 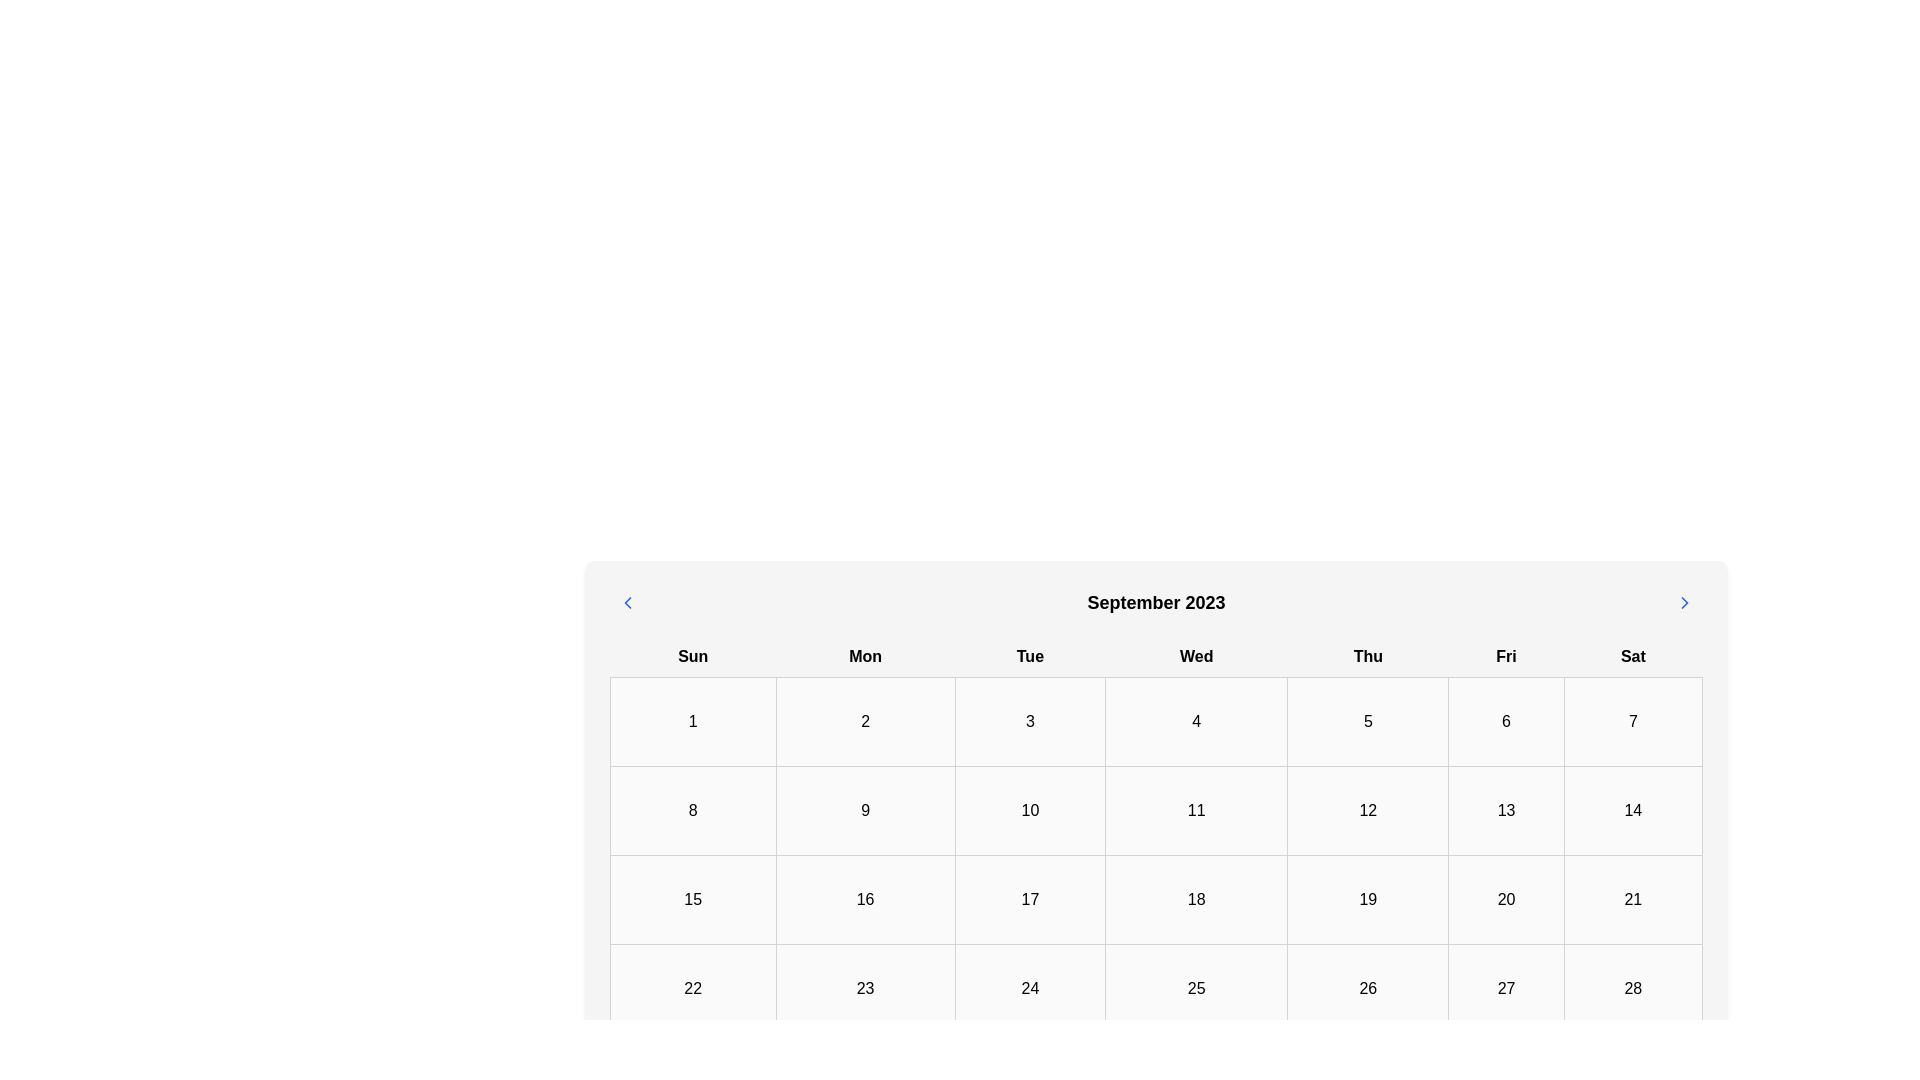 What do you see at coordinates (1367, 898) in the screenshot?
I see `the calendar cell representing the date '19'` at bounding box center [1367, 898].